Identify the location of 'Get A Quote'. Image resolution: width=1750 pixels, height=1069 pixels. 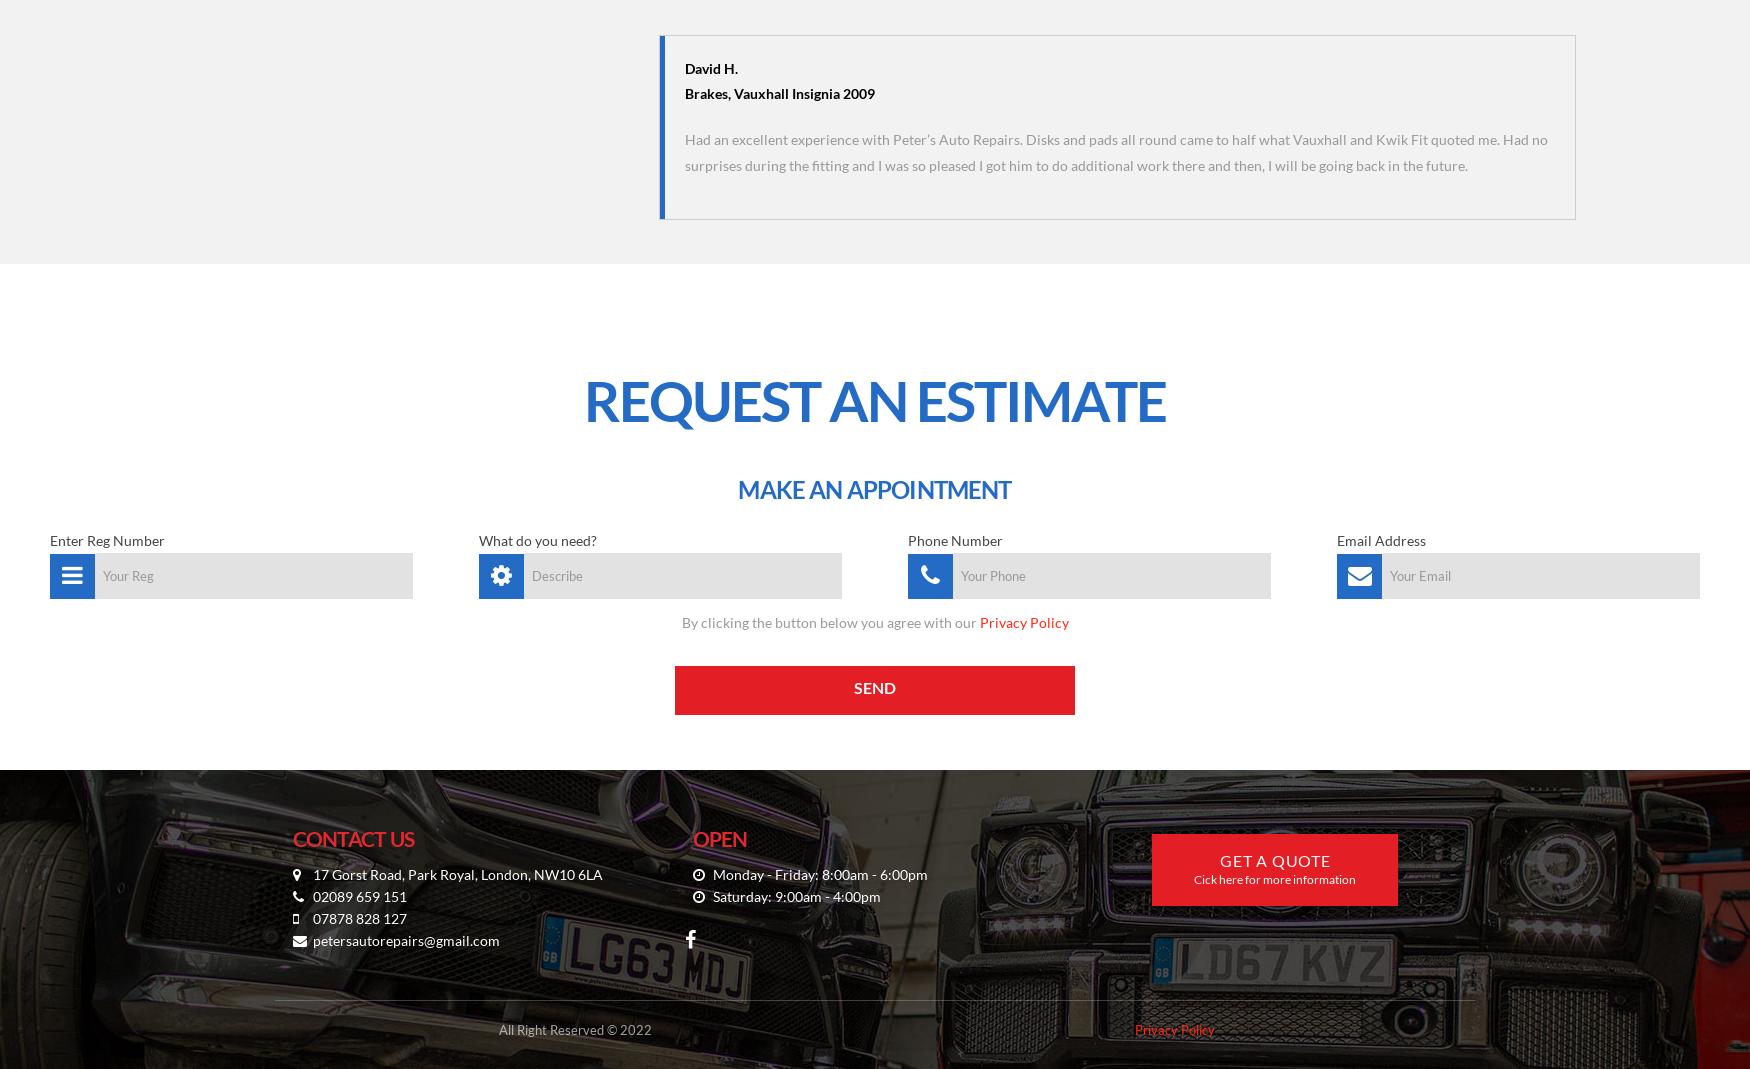
(1273, 859).